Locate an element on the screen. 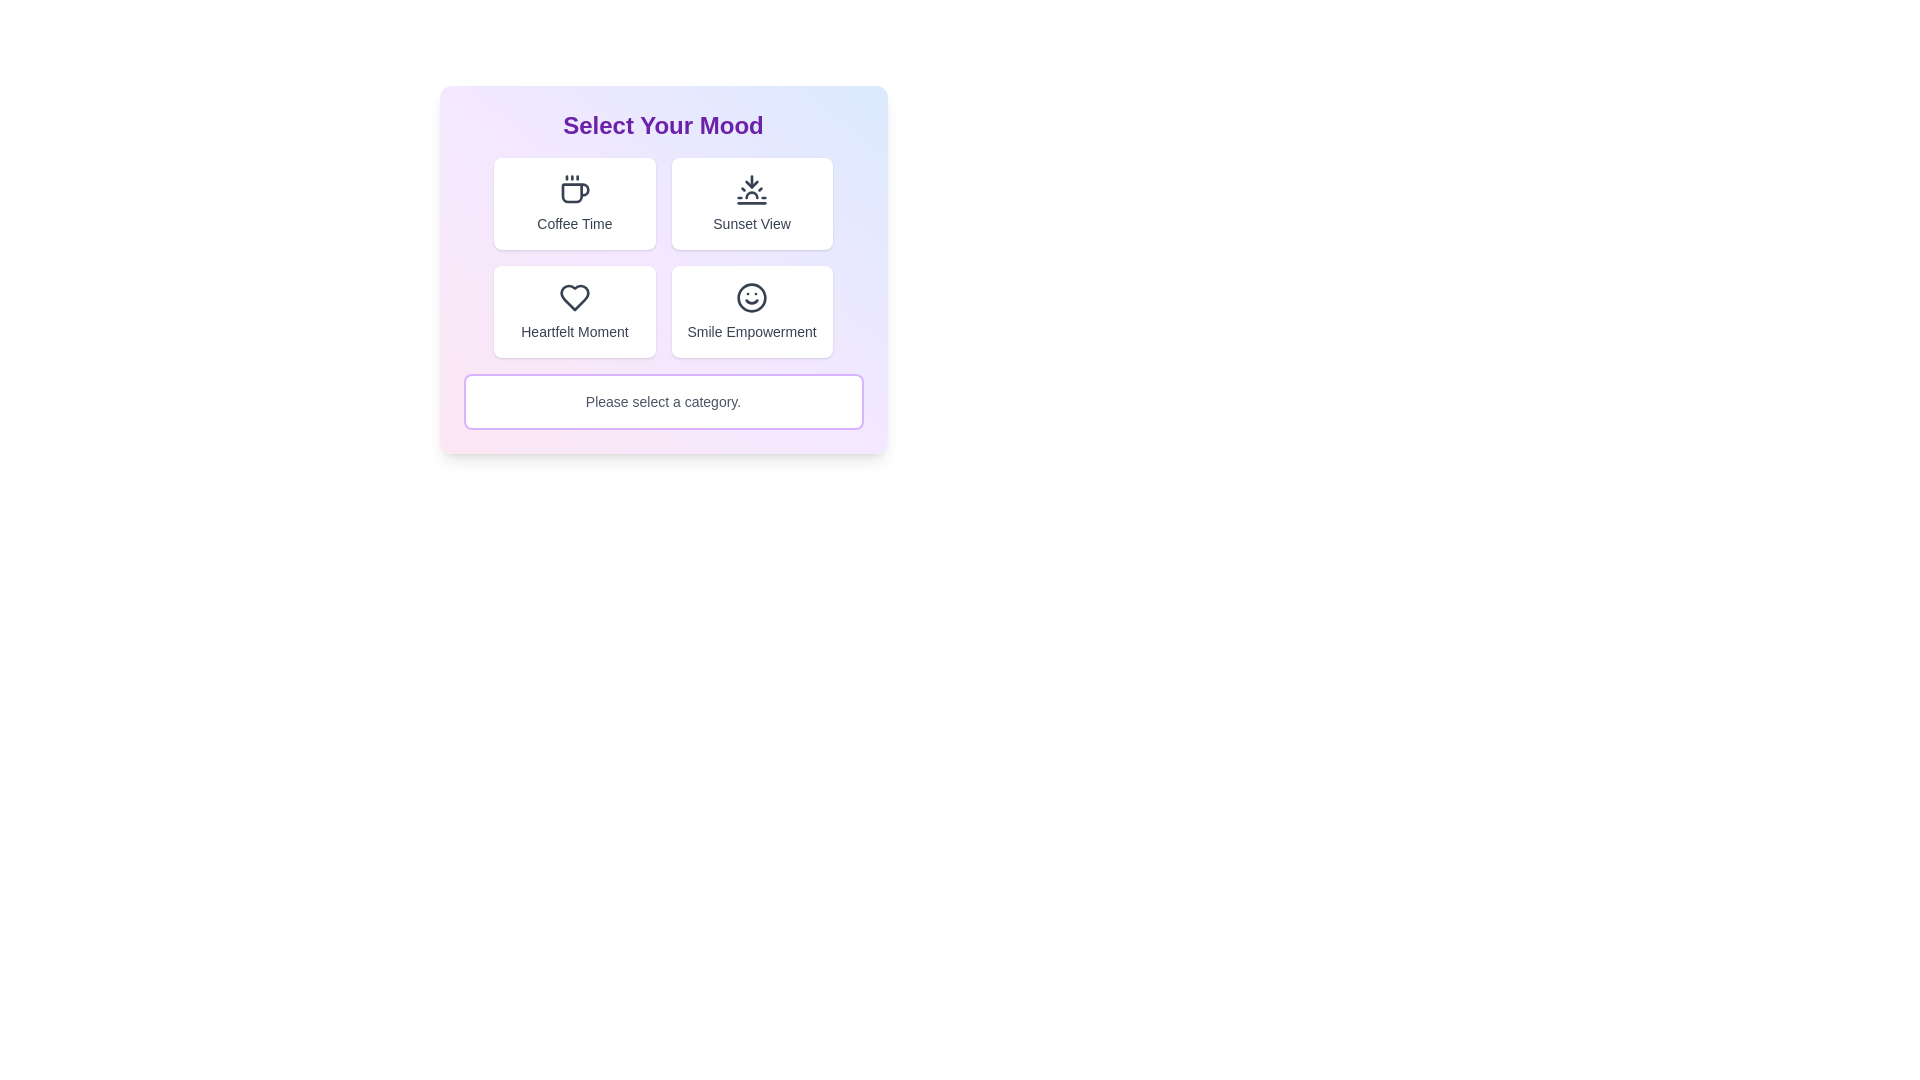 This screenshot has height=1080, width=1920. the 'Smile Empowerment' button, which is a rectangular button with a white background, a smiley face icon, and gray text, located in the grid layout under 'Select Your Mood' is located at coordinates (751, 312).